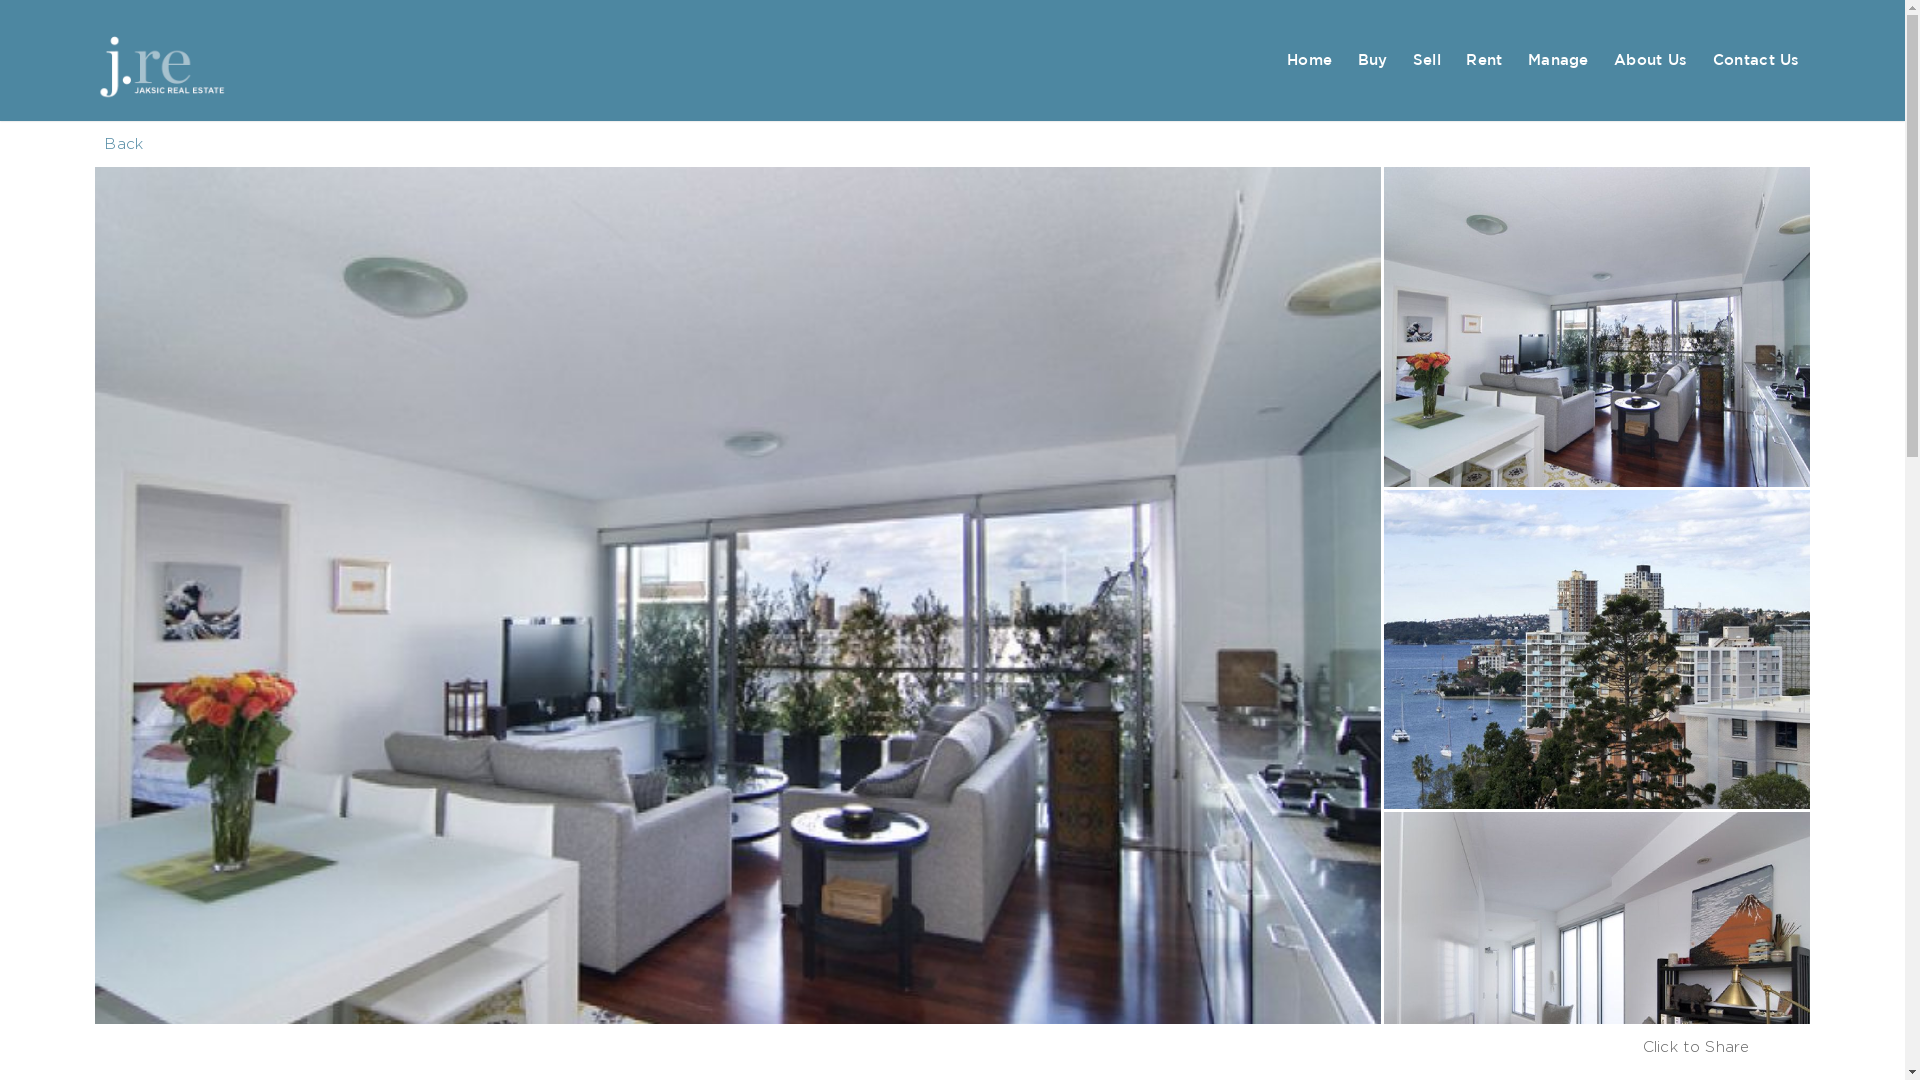 The height and width of the screenshot is (1080, 1920). What do you see at coordinates (1309, 59) in the screenshot?
I see `'Home'` at bounding box center [1309, 59].